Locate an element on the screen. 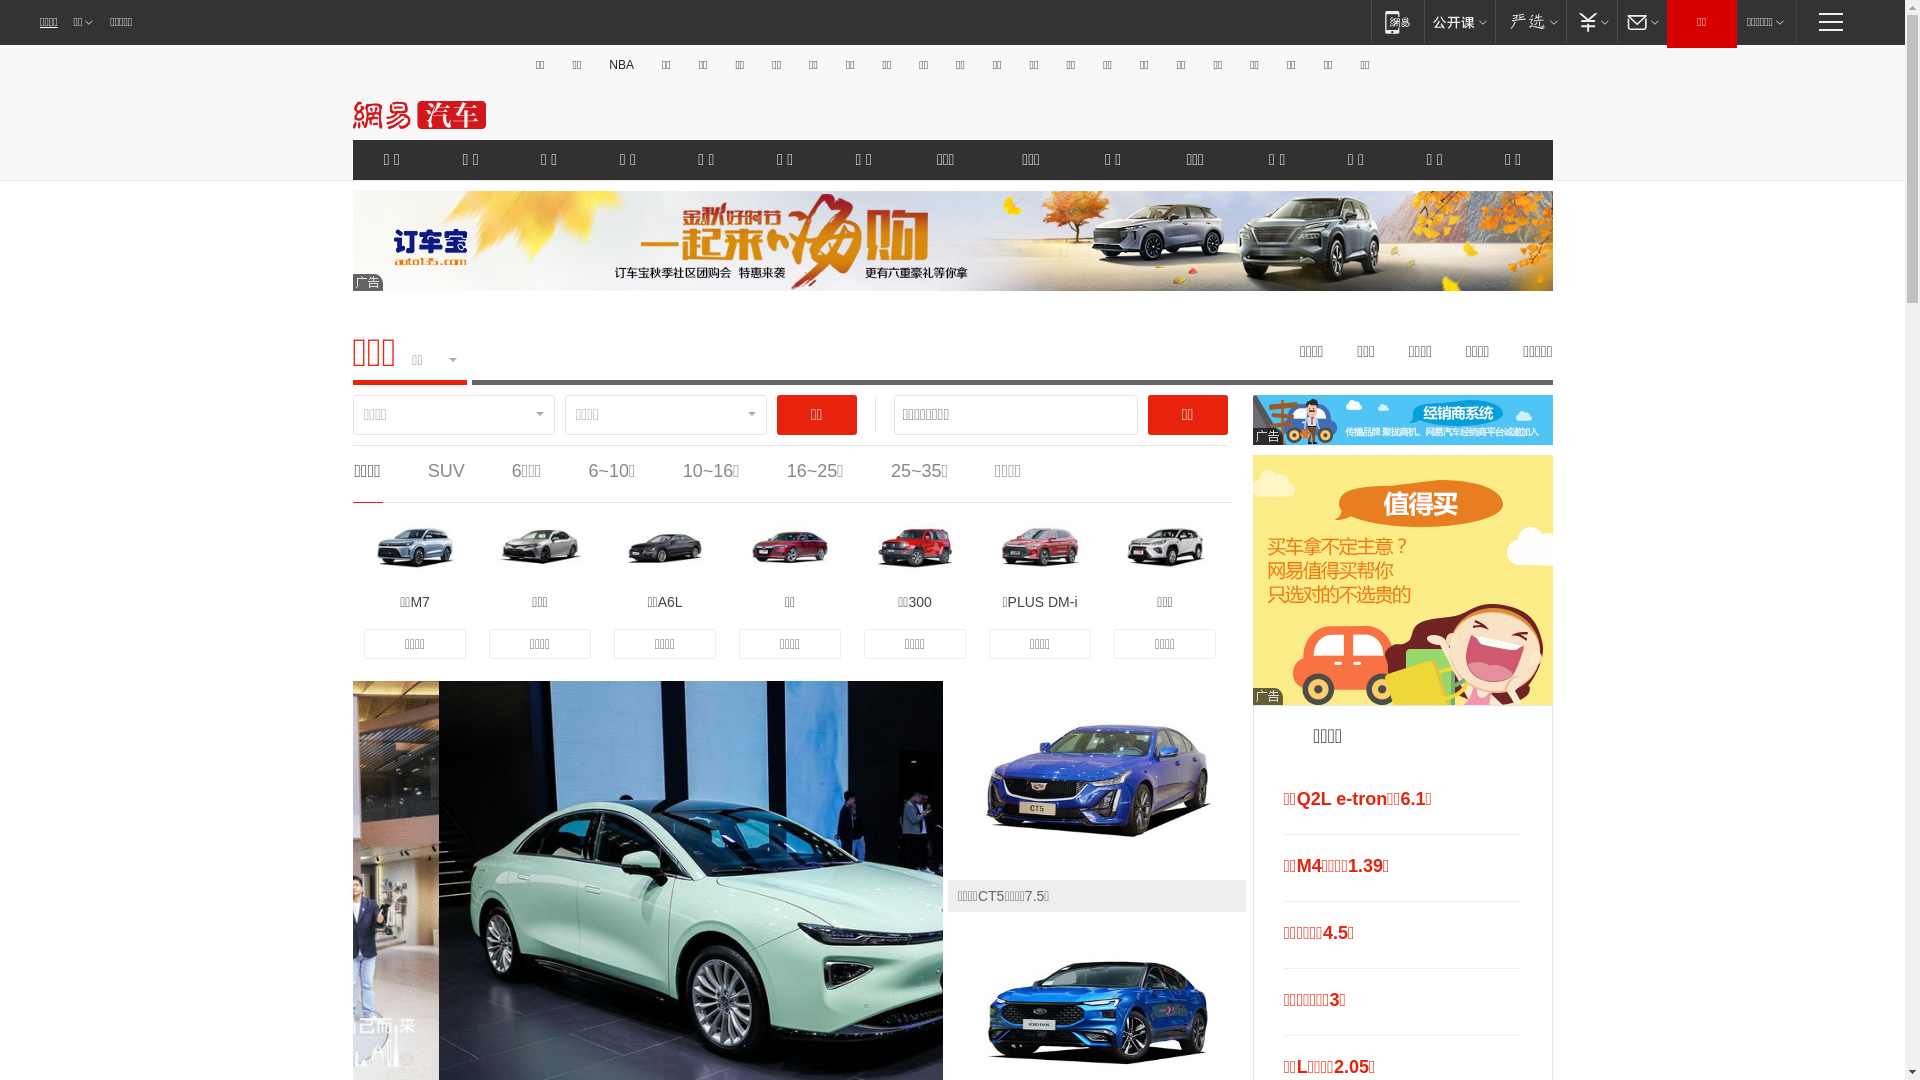 This screenshot has width=1920, height=1080. 'NBA' is located at coordinates (620, 64).